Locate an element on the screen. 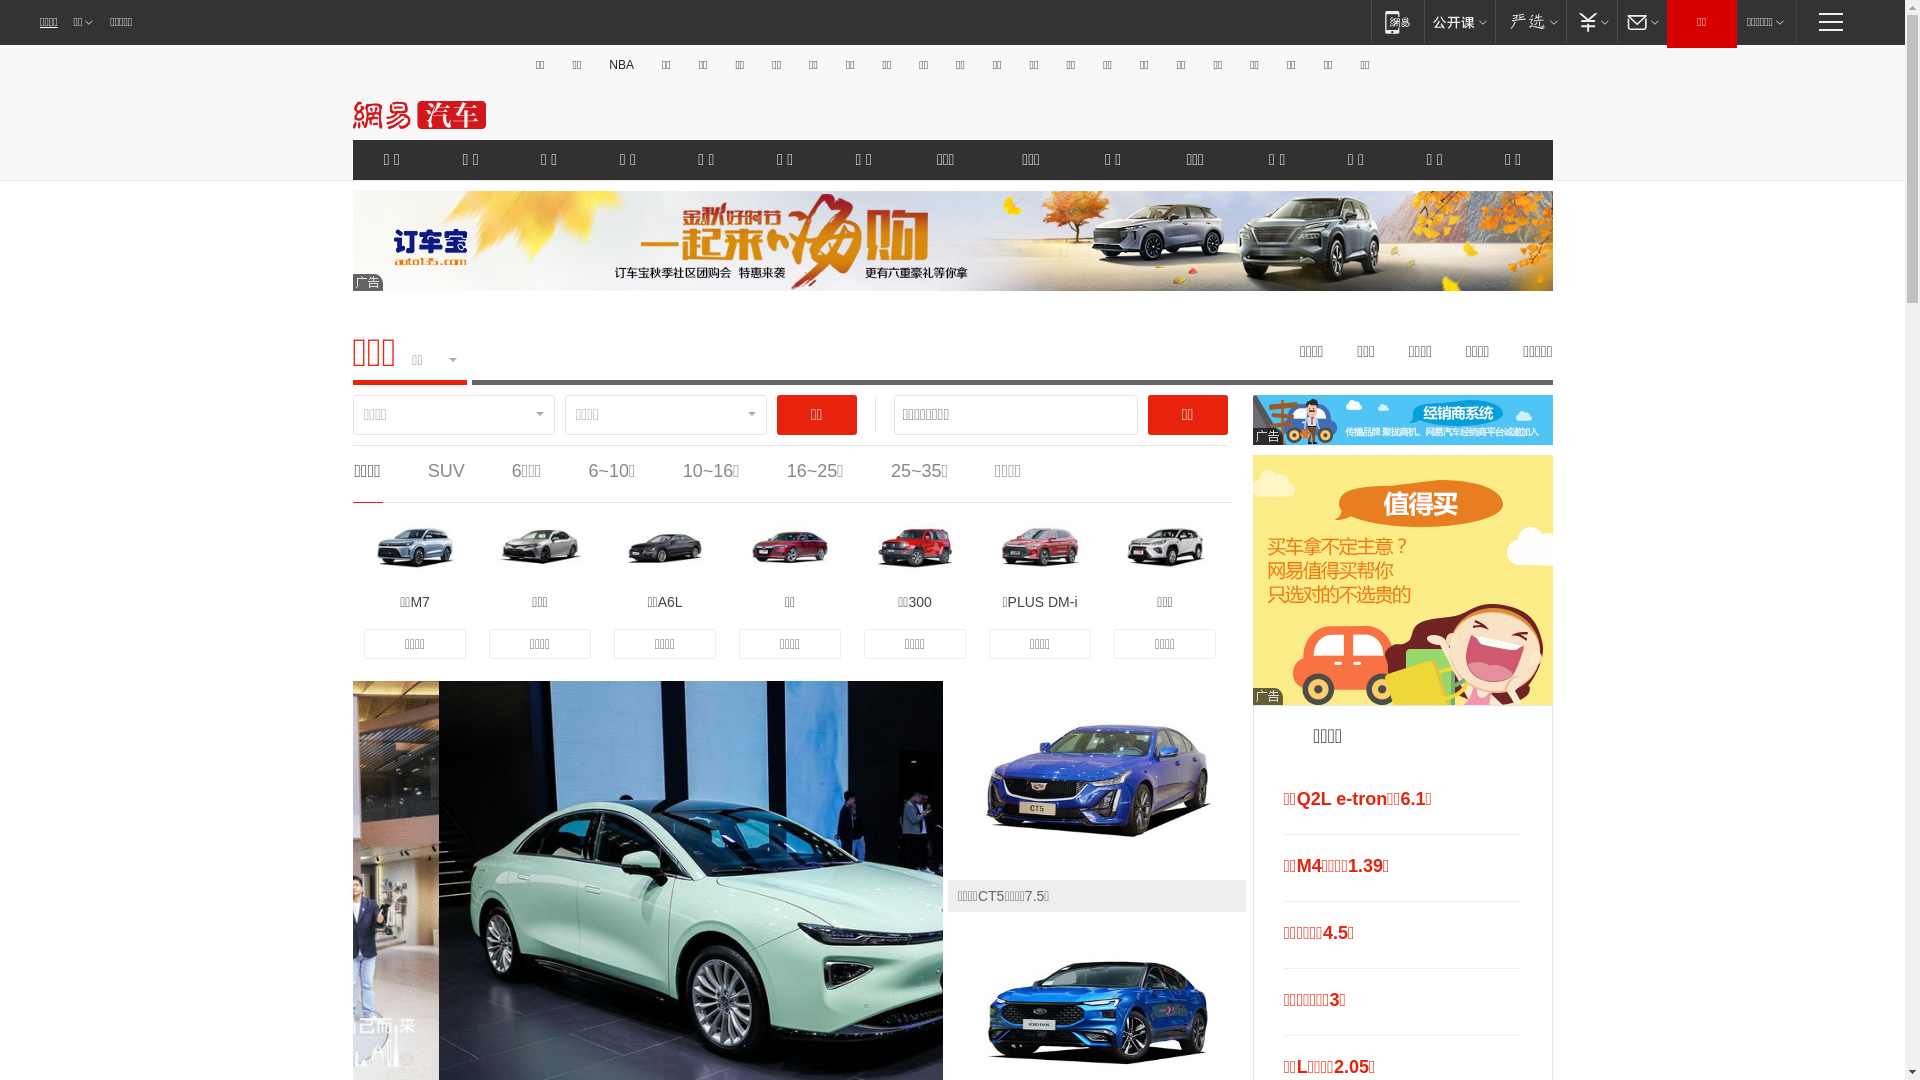 This screenshot has width=1920, height=1080. 'NBA' is located at coordinates (620, 64).